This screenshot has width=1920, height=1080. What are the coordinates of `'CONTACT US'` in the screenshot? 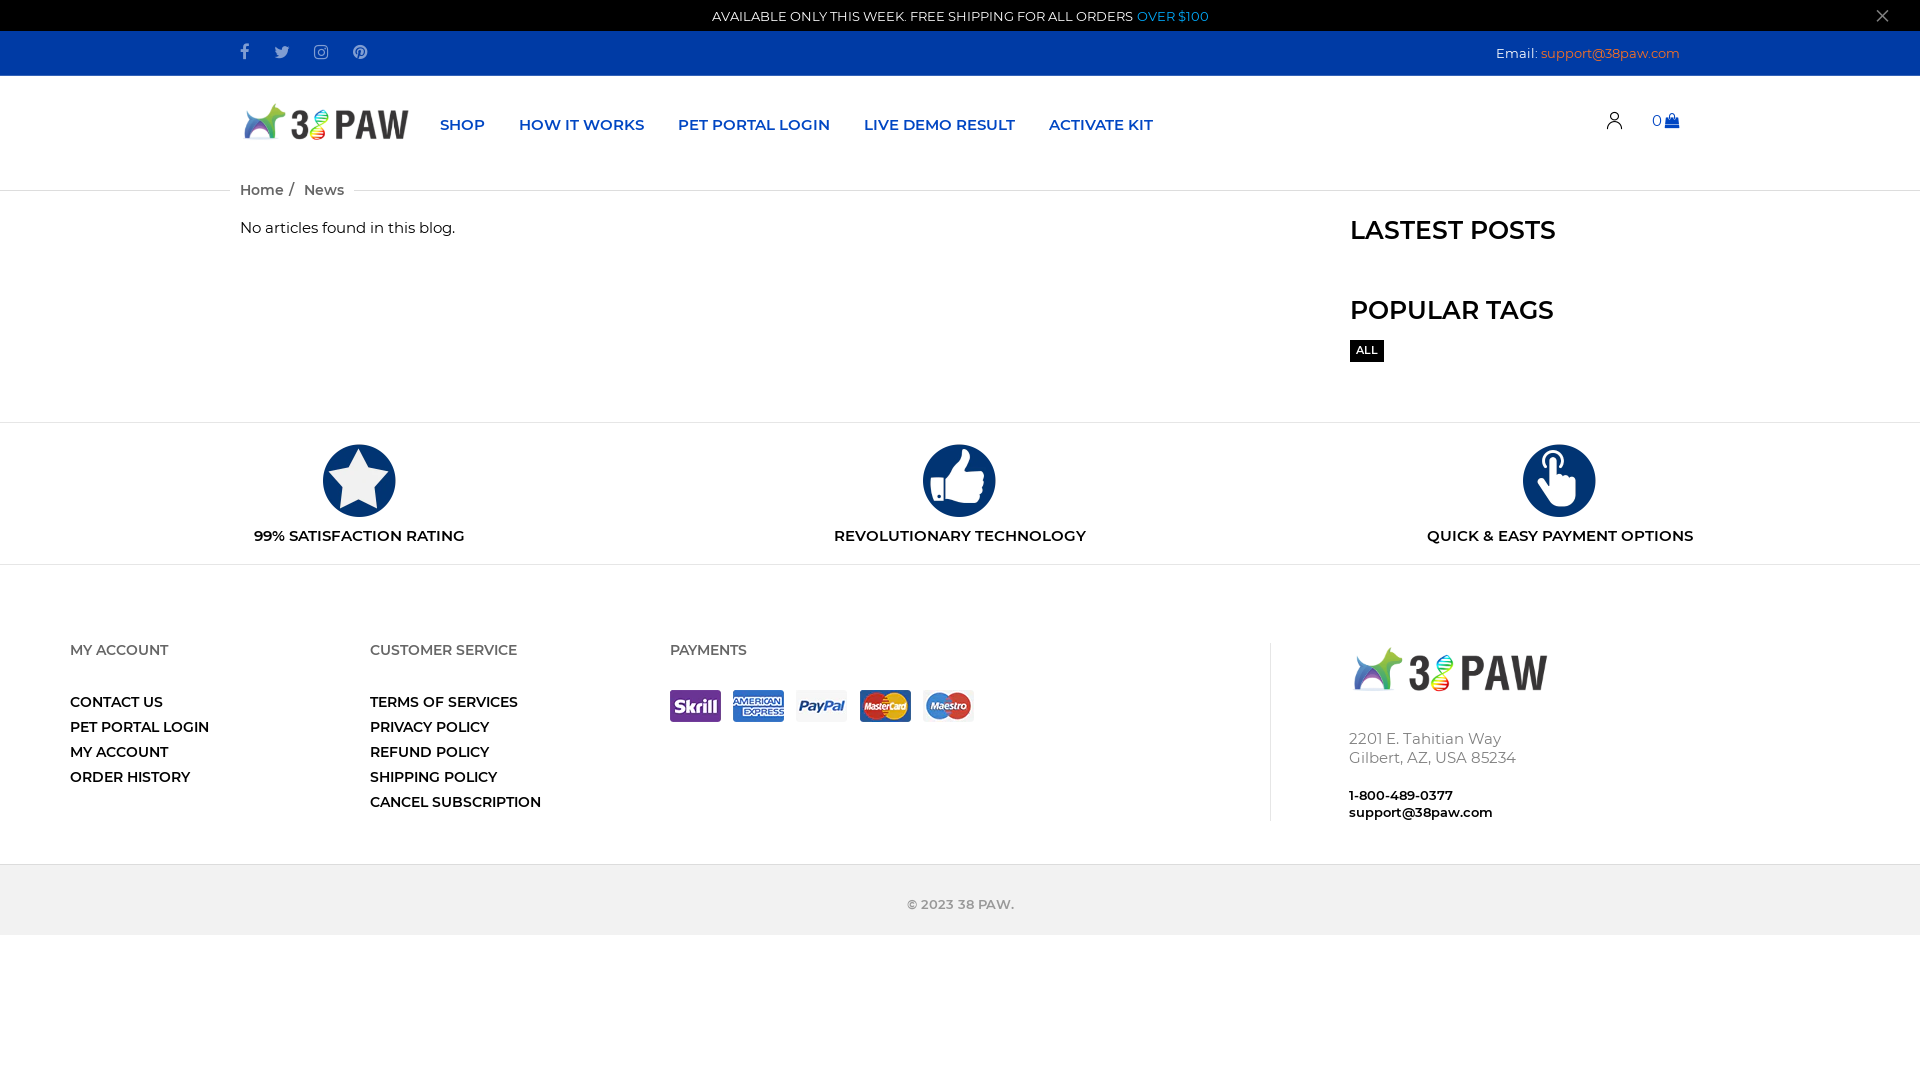 It's located at (115, 701).